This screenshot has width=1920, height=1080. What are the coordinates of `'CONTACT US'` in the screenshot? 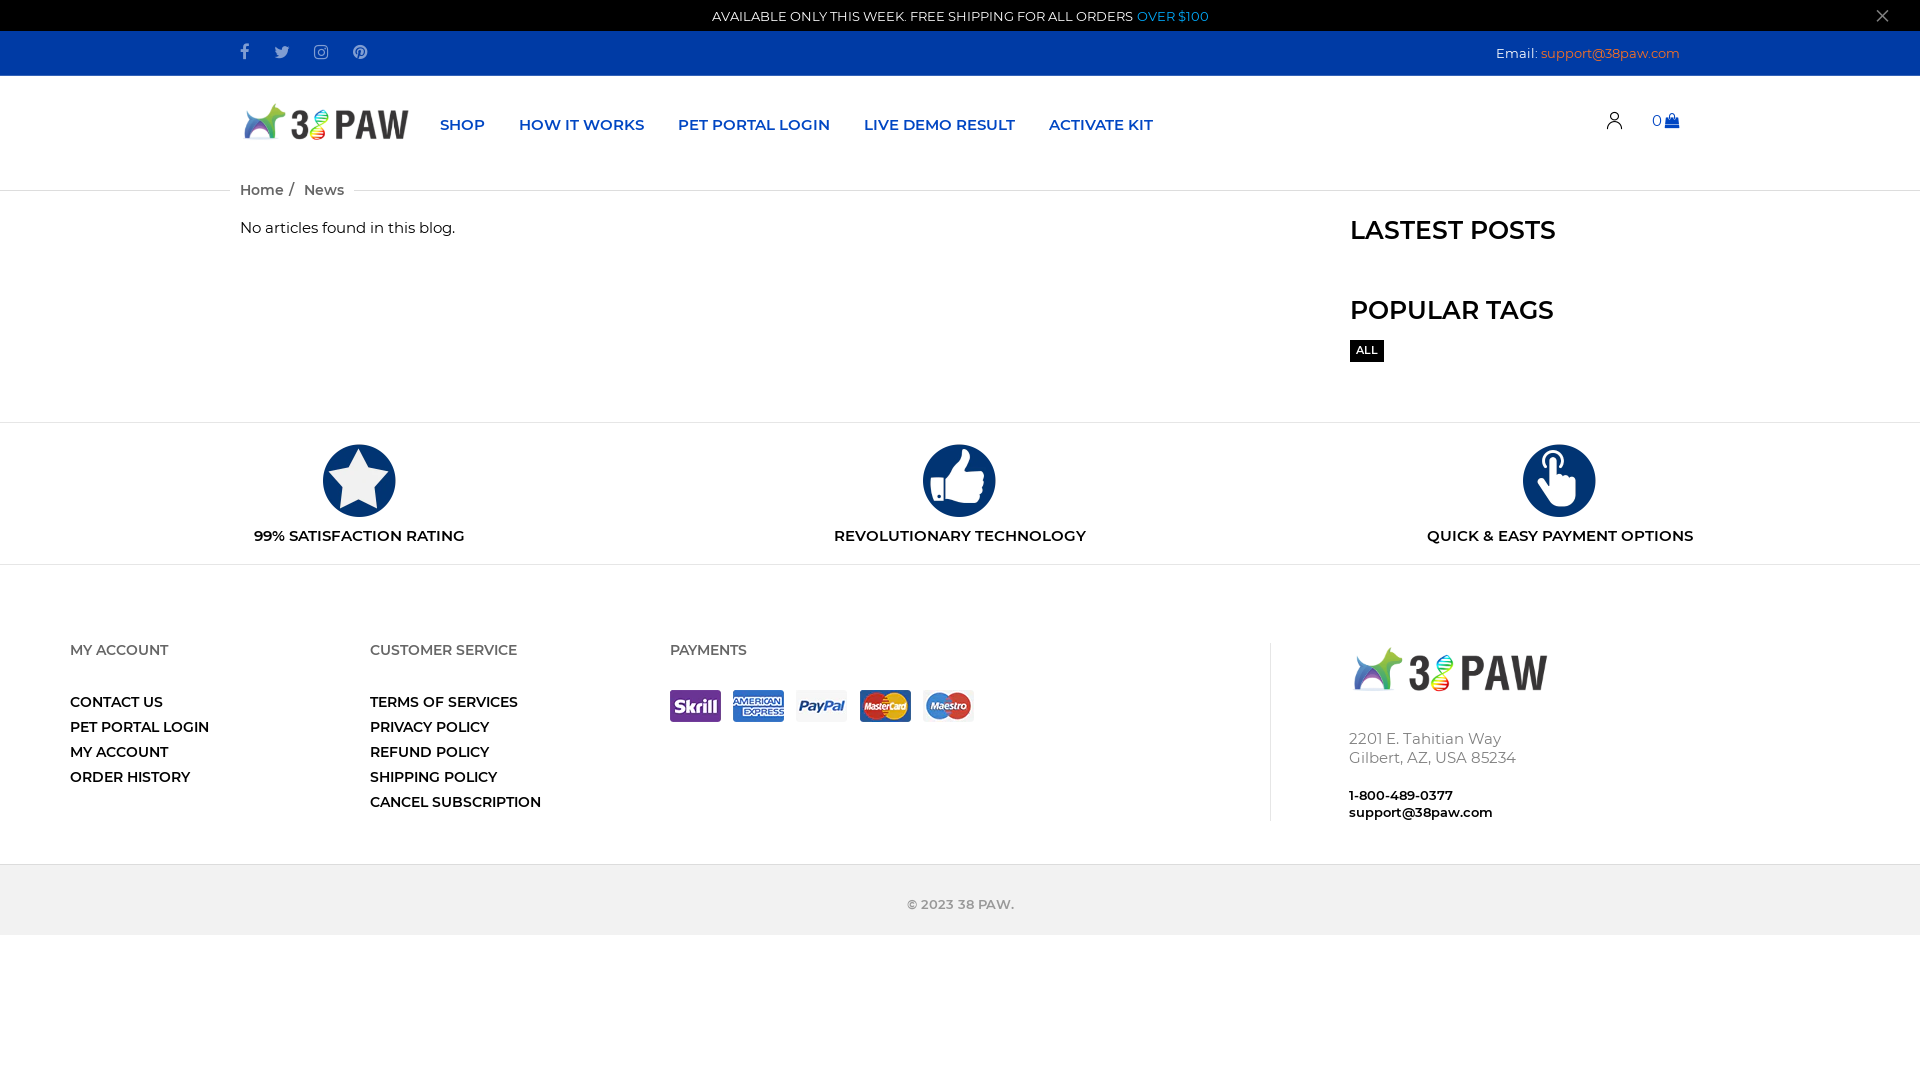 It's located at (115, 701).